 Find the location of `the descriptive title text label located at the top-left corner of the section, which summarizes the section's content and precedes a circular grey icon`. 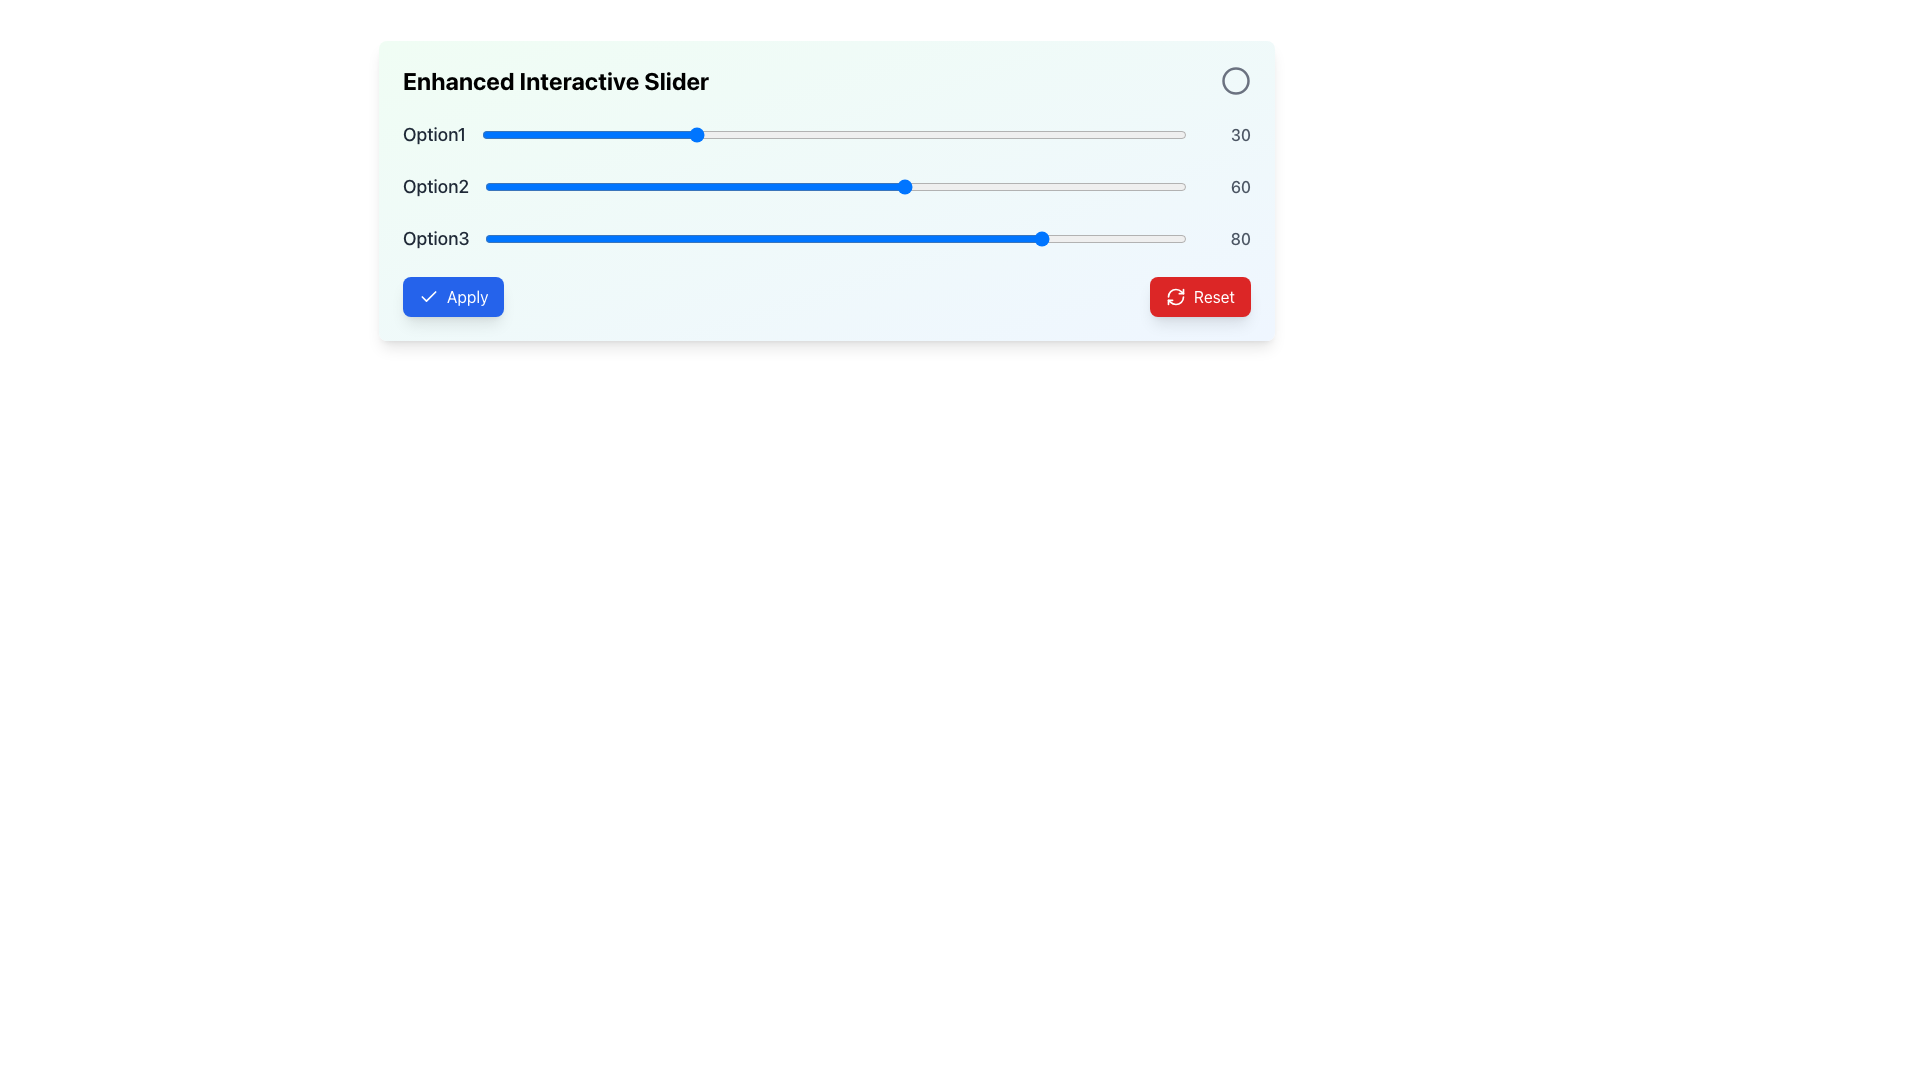

the descriptive title text label located at the top-left corner of the section, which summarizes the section's content and precedes a circular grey icon is located at coordinates (556, 80).